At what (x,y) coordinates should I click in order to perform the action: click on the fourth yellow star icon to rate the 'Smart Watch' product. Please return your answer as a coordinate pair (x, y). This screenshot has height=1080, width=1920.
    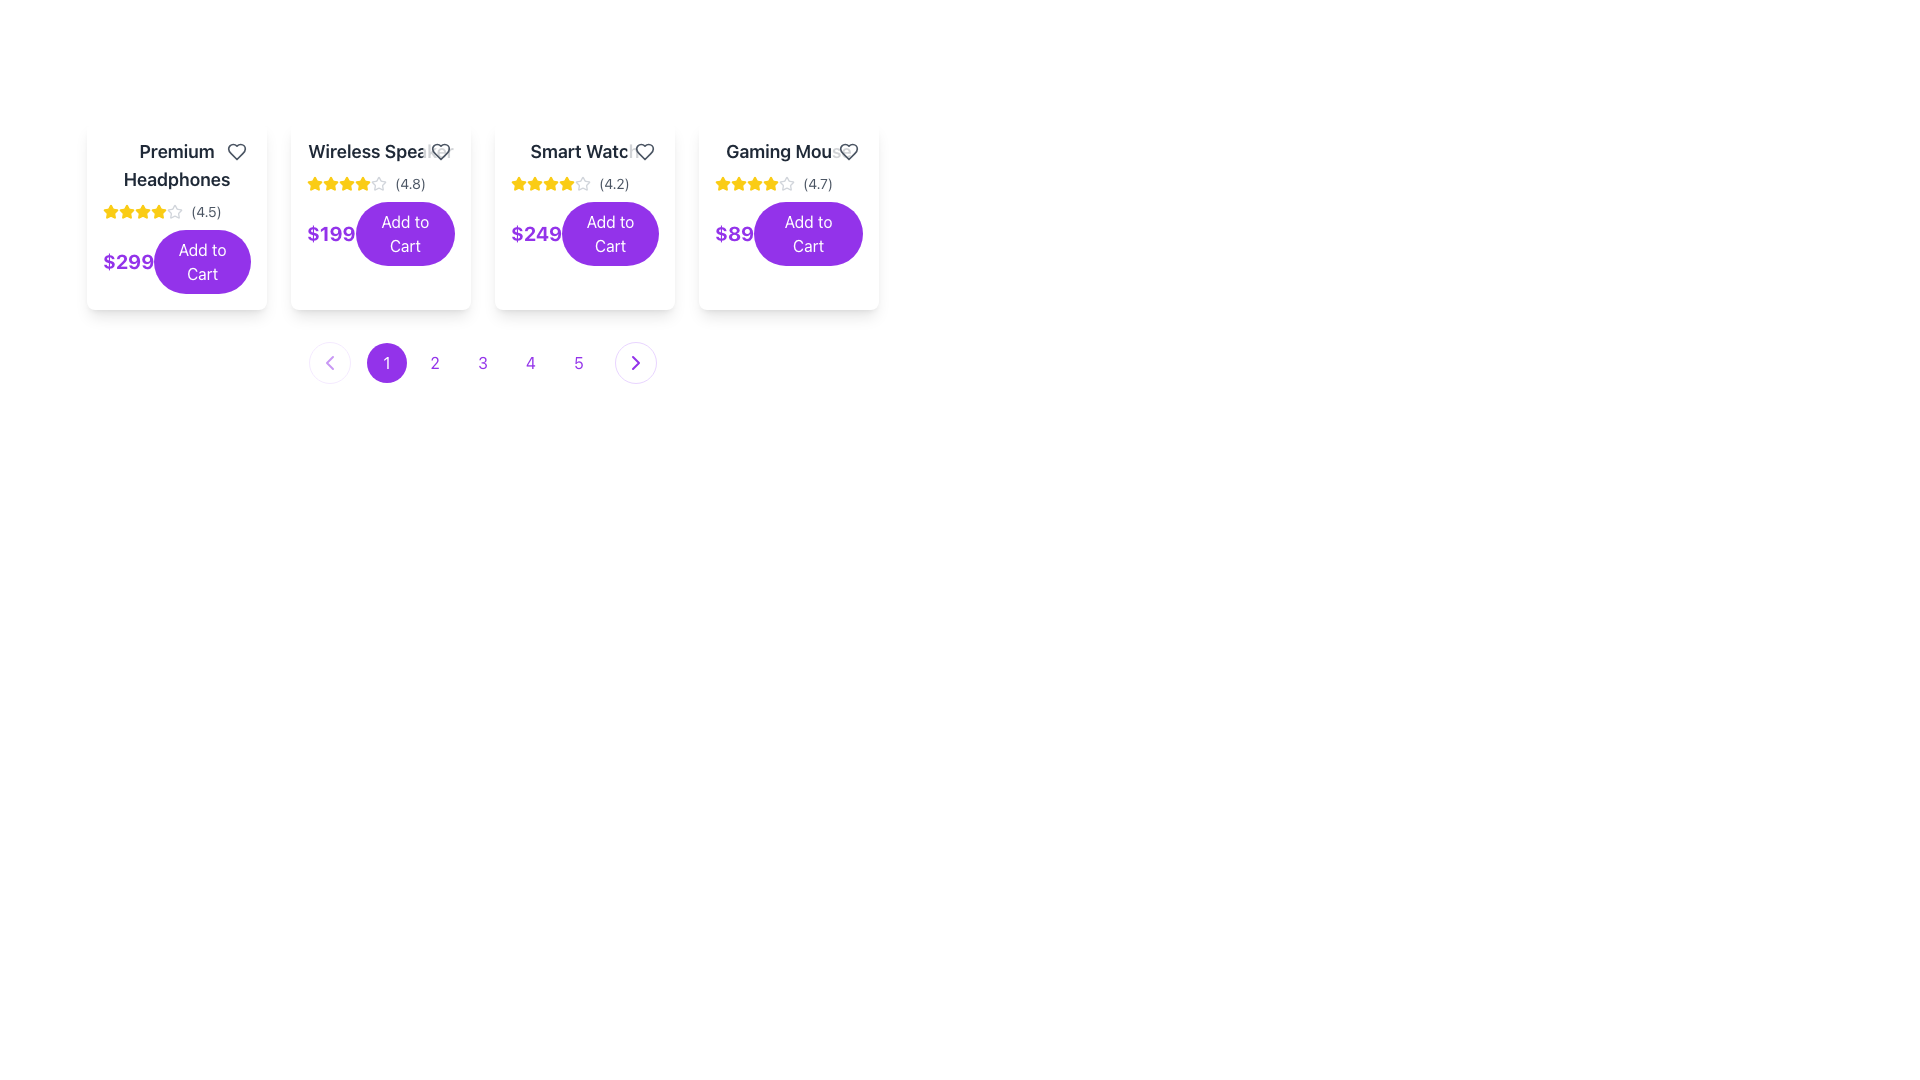
    Looking at the image, I should click on (551, 184).